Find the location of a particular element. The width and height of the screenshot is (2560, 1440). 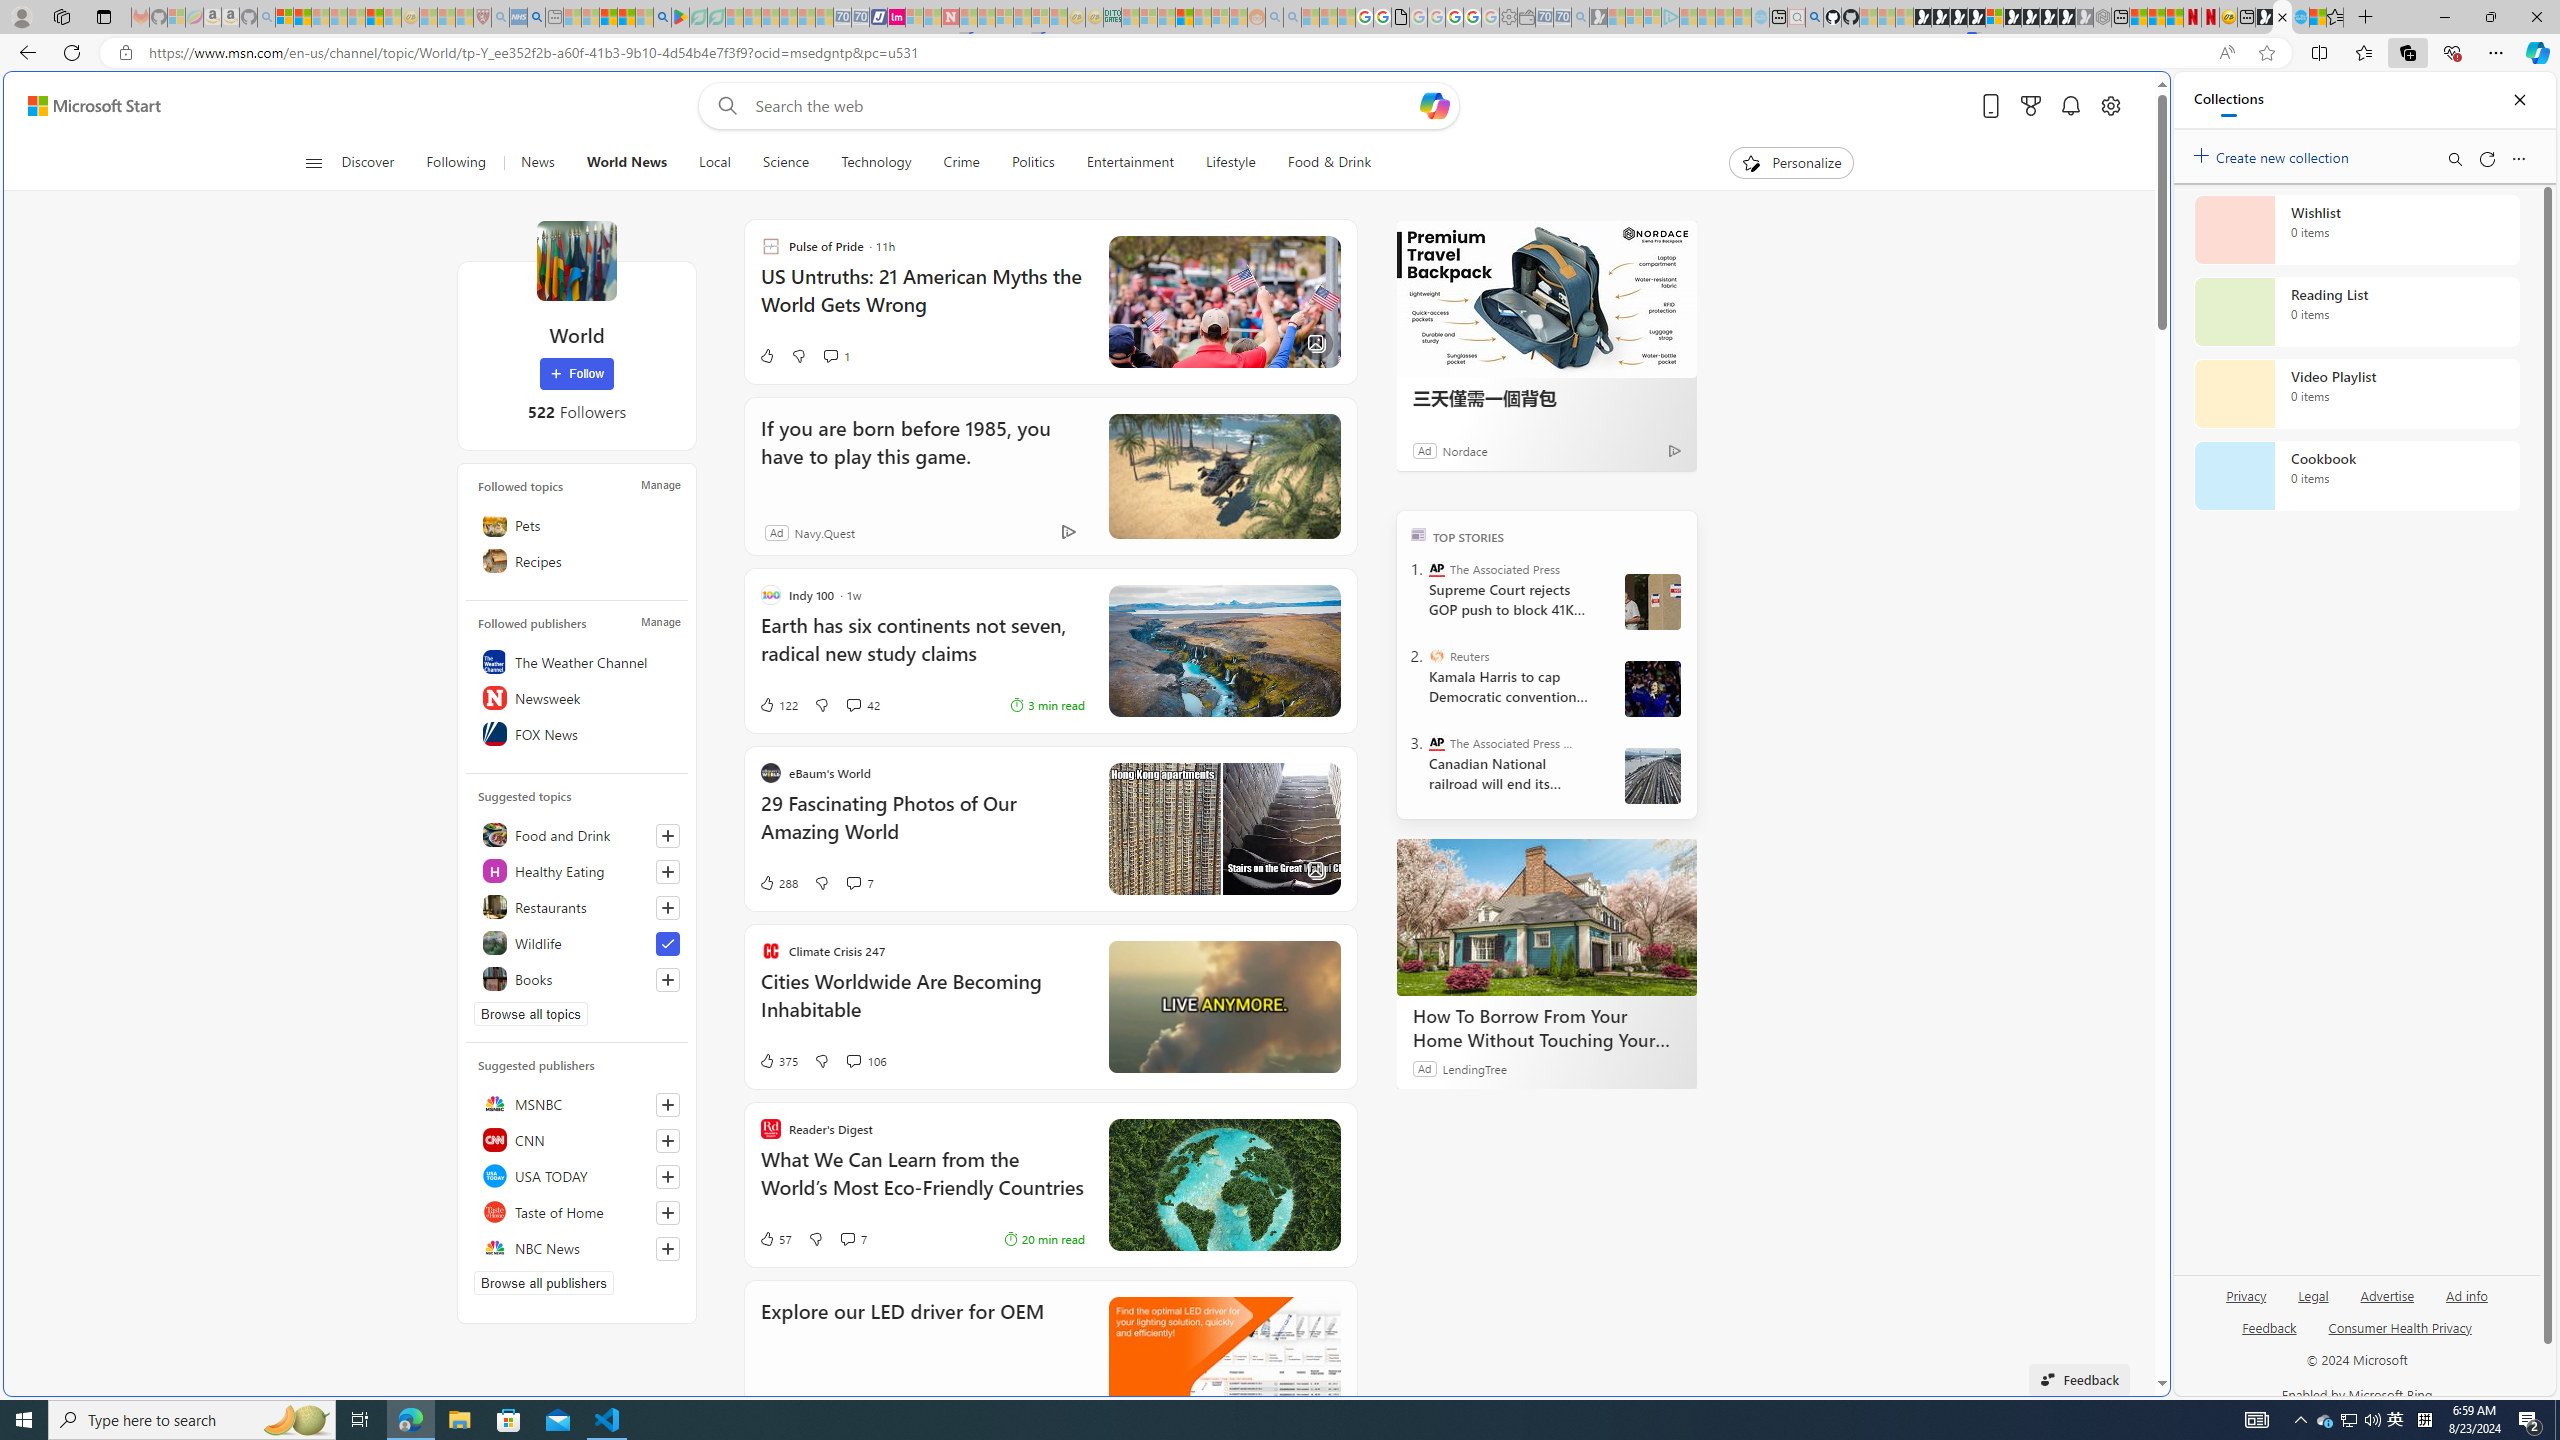

'USA TODAY' is located at coordinates (575, 1175).